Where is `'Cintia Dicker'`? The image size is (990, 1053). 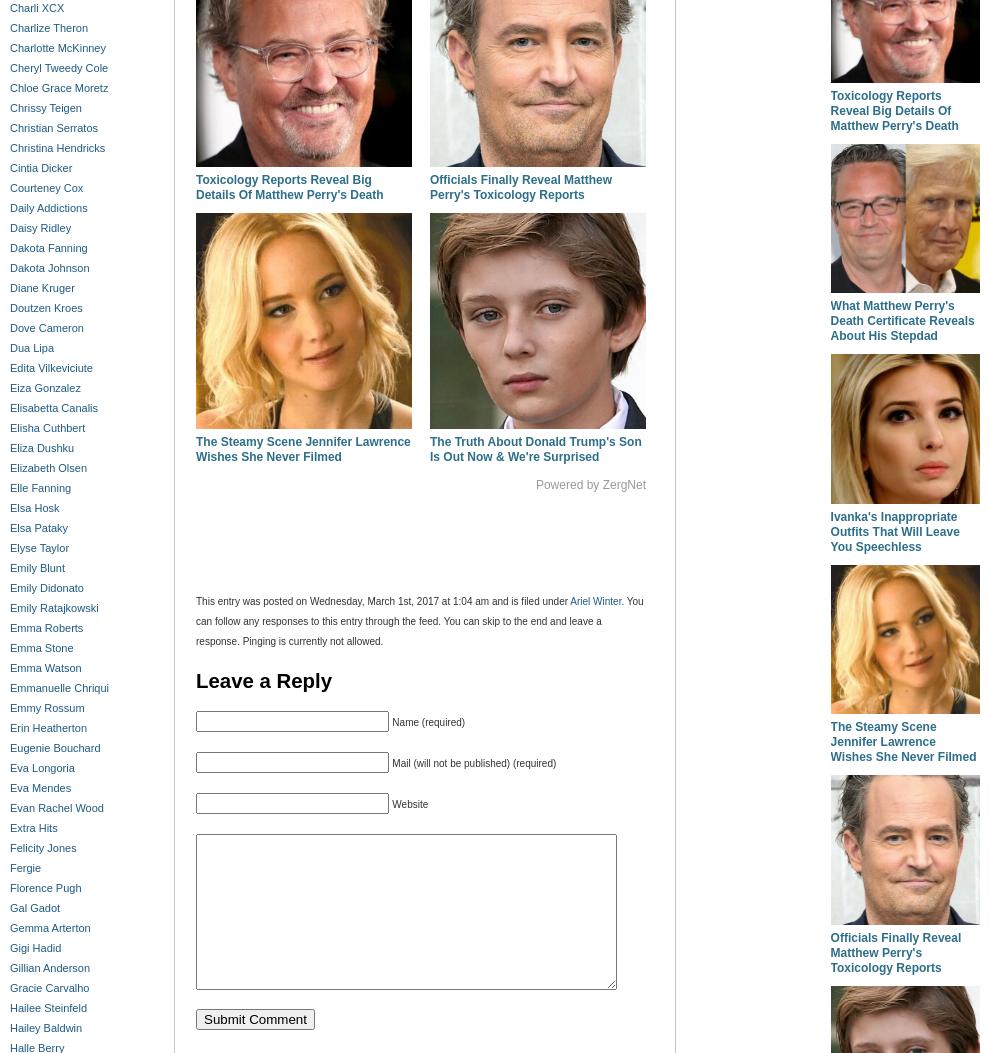
'Cintia Dicker' is located at coordinates (8, 166).